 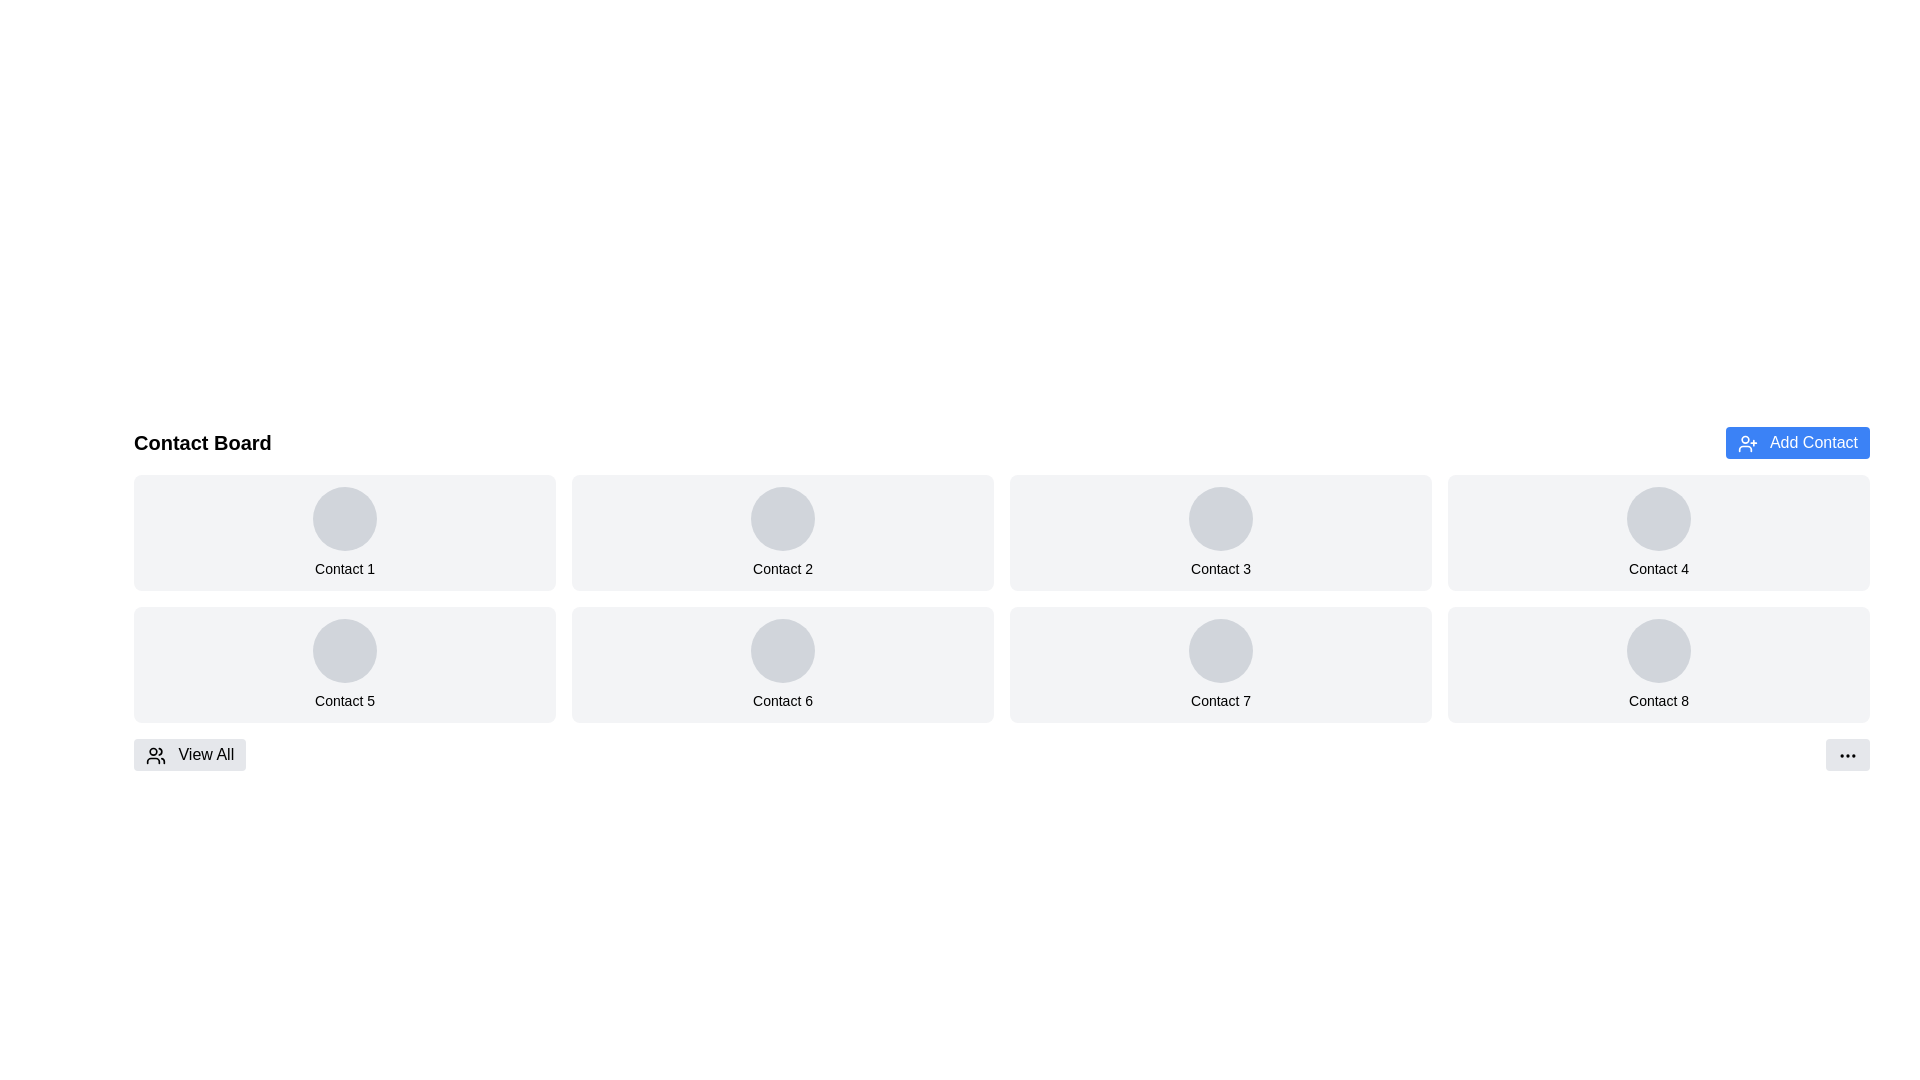 What do you see at coordinates (1219, 569) in the screenshot?
I see `text displayed on the contact name label located at the center-bottom of the third contact card in the top row of the grid layout` at bounding box center [1219, 569].